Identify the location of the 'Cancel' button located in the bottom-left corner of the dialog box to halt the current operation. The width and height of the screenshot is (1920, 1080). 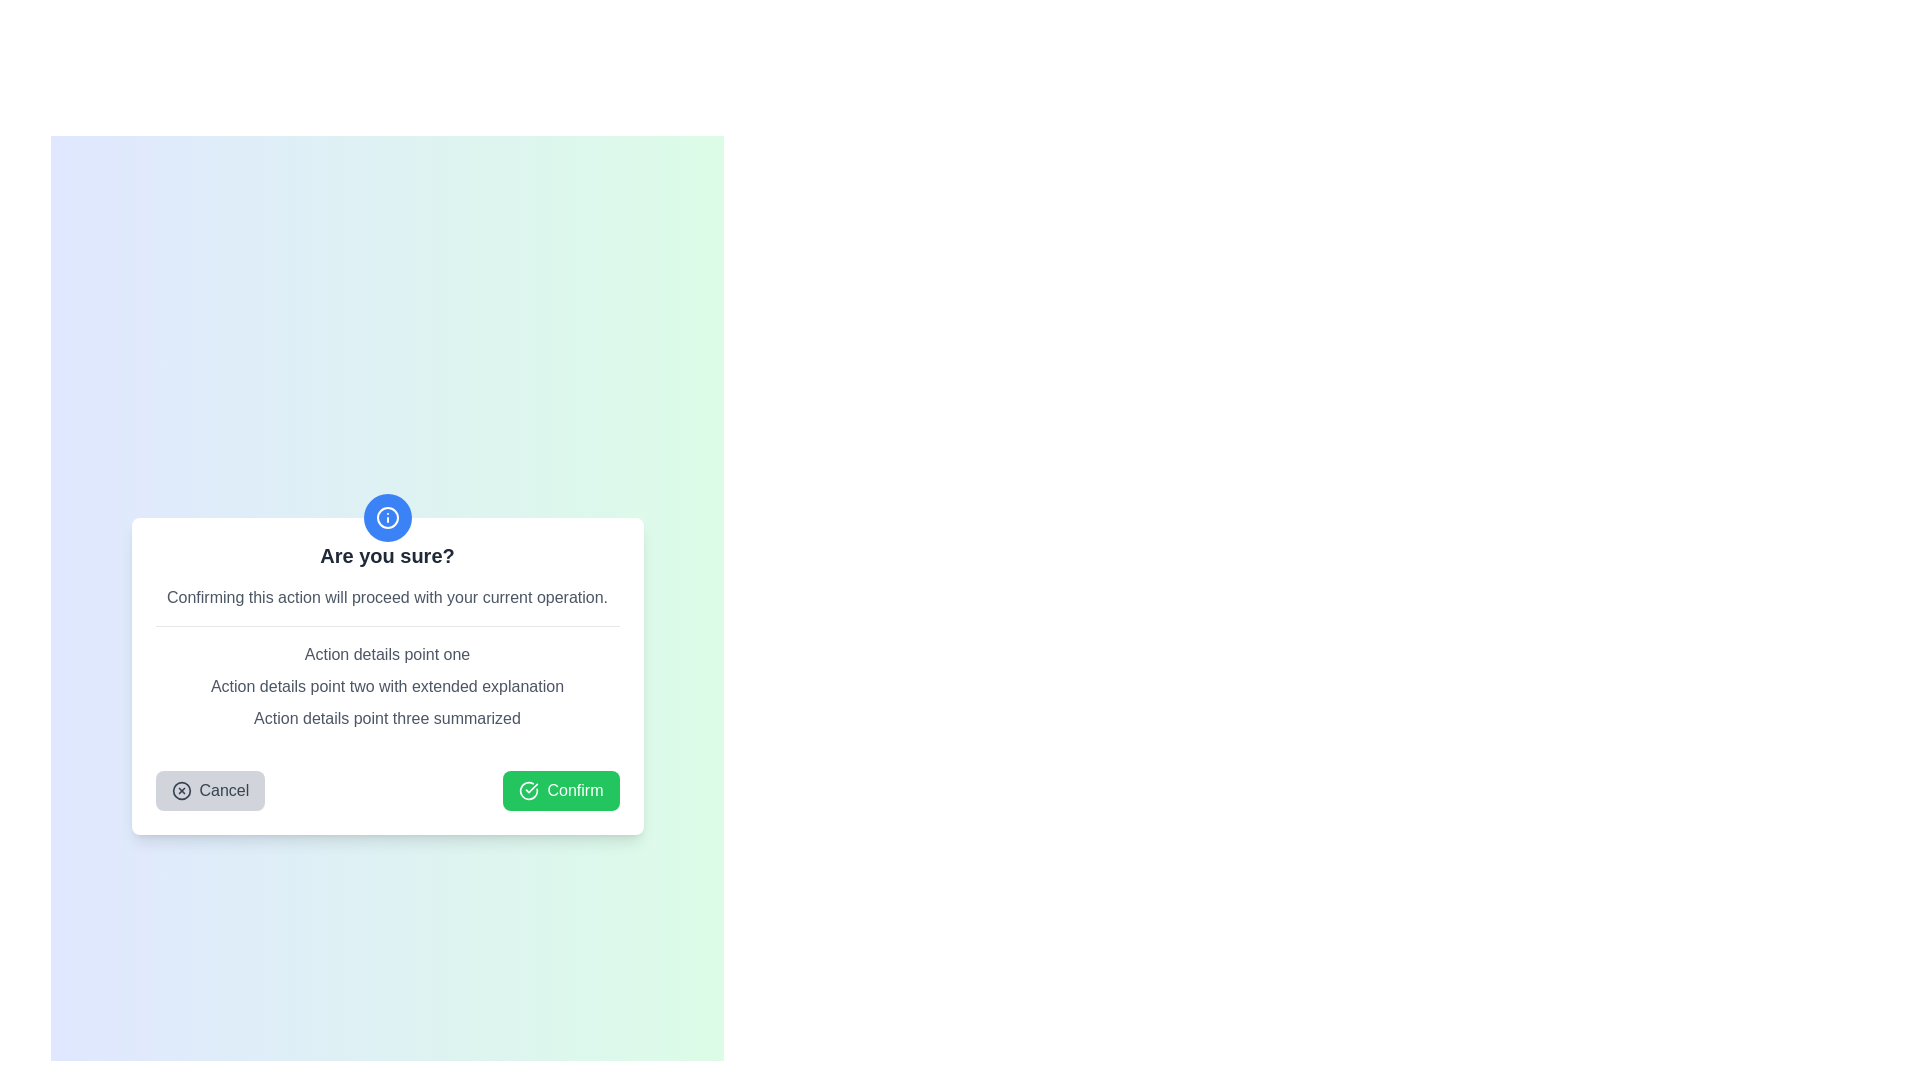
(210, 789).